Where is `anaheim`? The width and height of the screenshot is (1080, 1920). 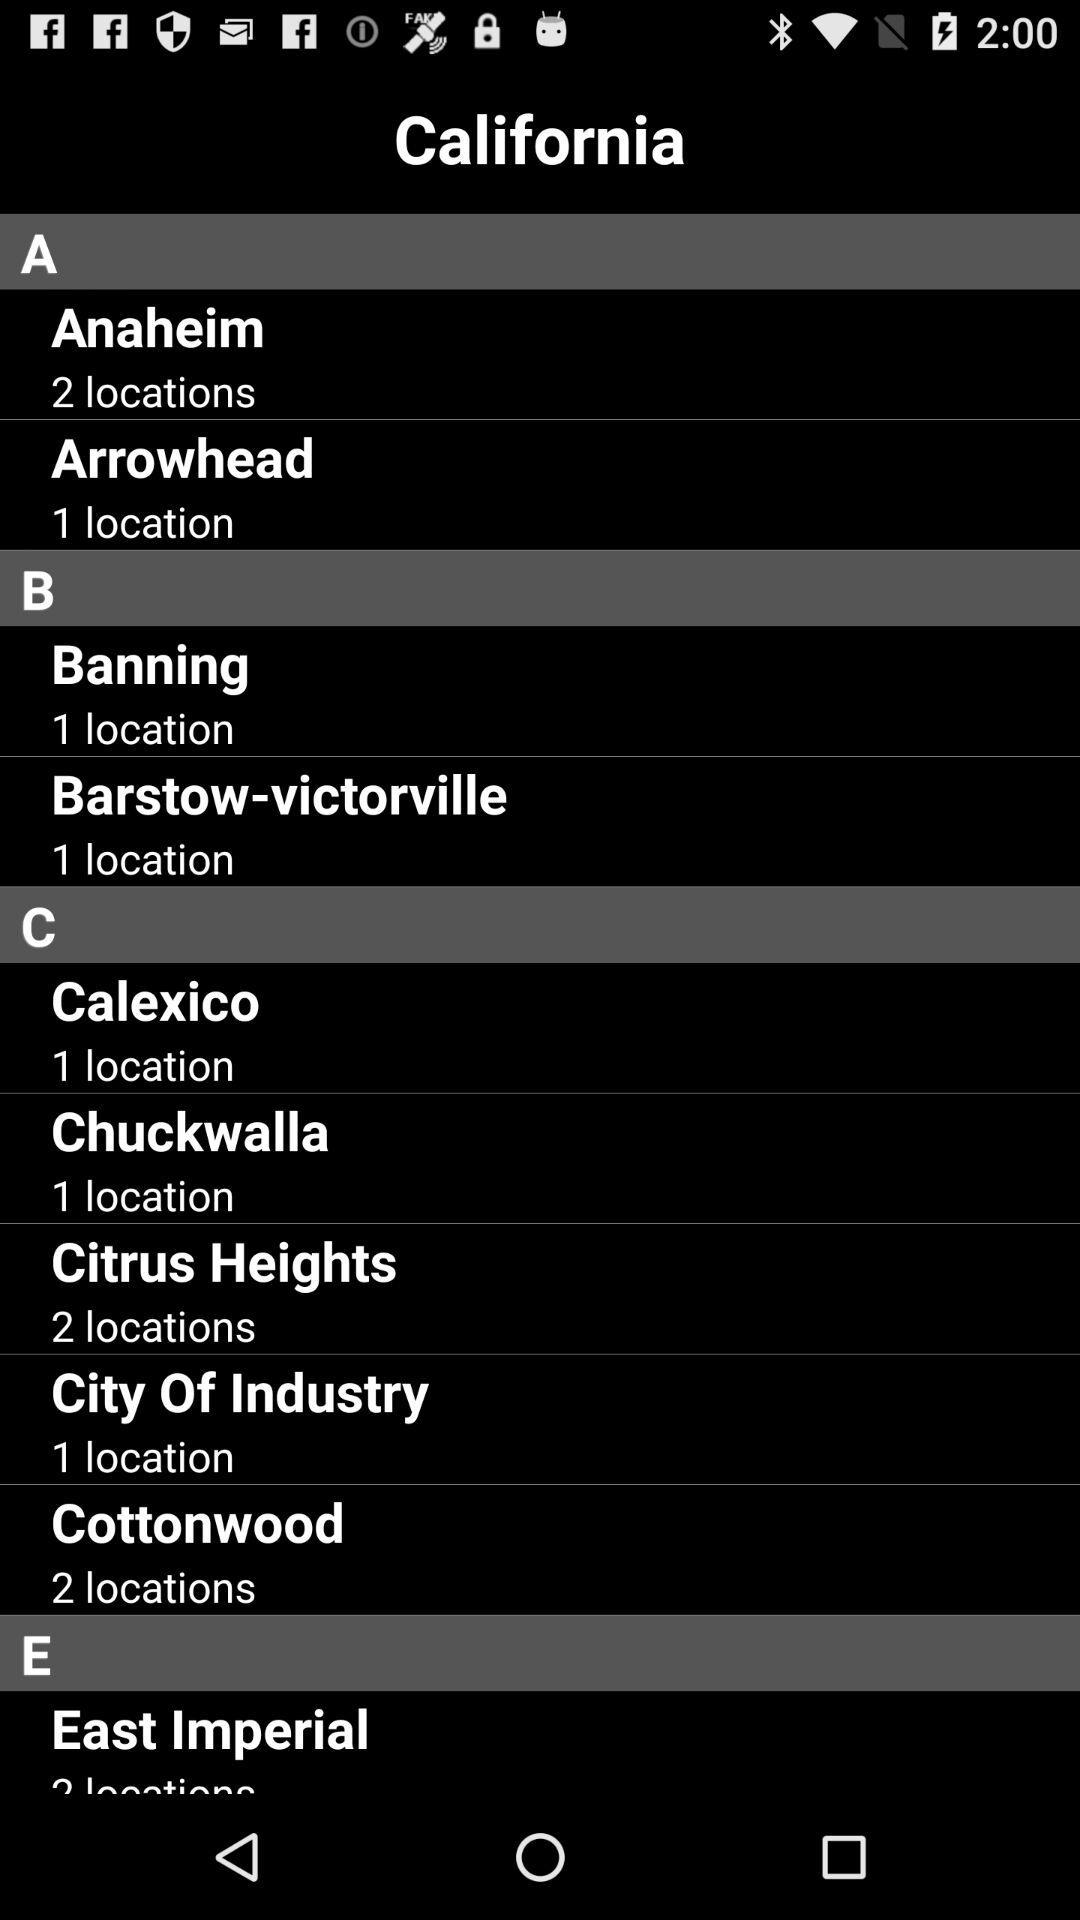 anaheim is located at coordinates (156, 325).